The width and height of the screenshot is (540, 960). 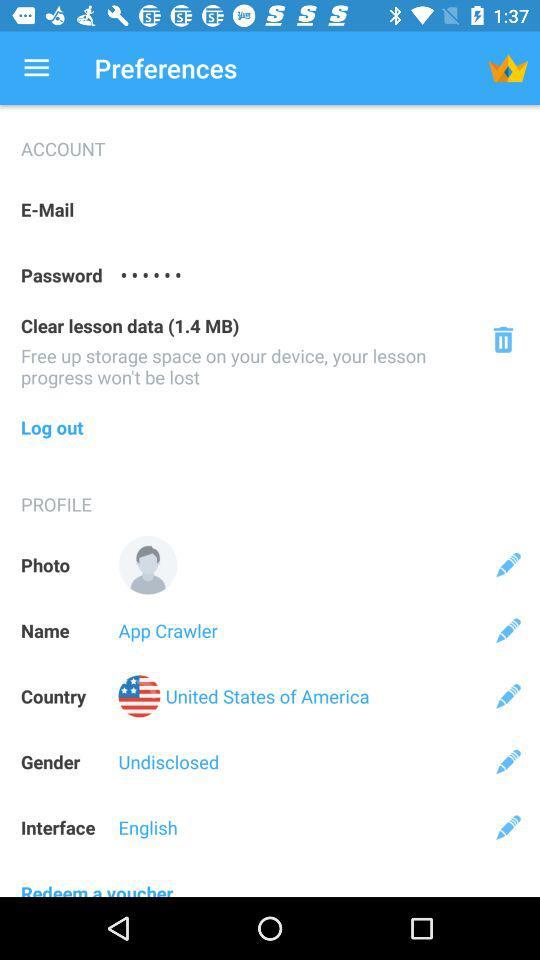 What do you see at coordinates (270, 140) in the screenshot?
I see `the account` at bounding box center [270, 140].